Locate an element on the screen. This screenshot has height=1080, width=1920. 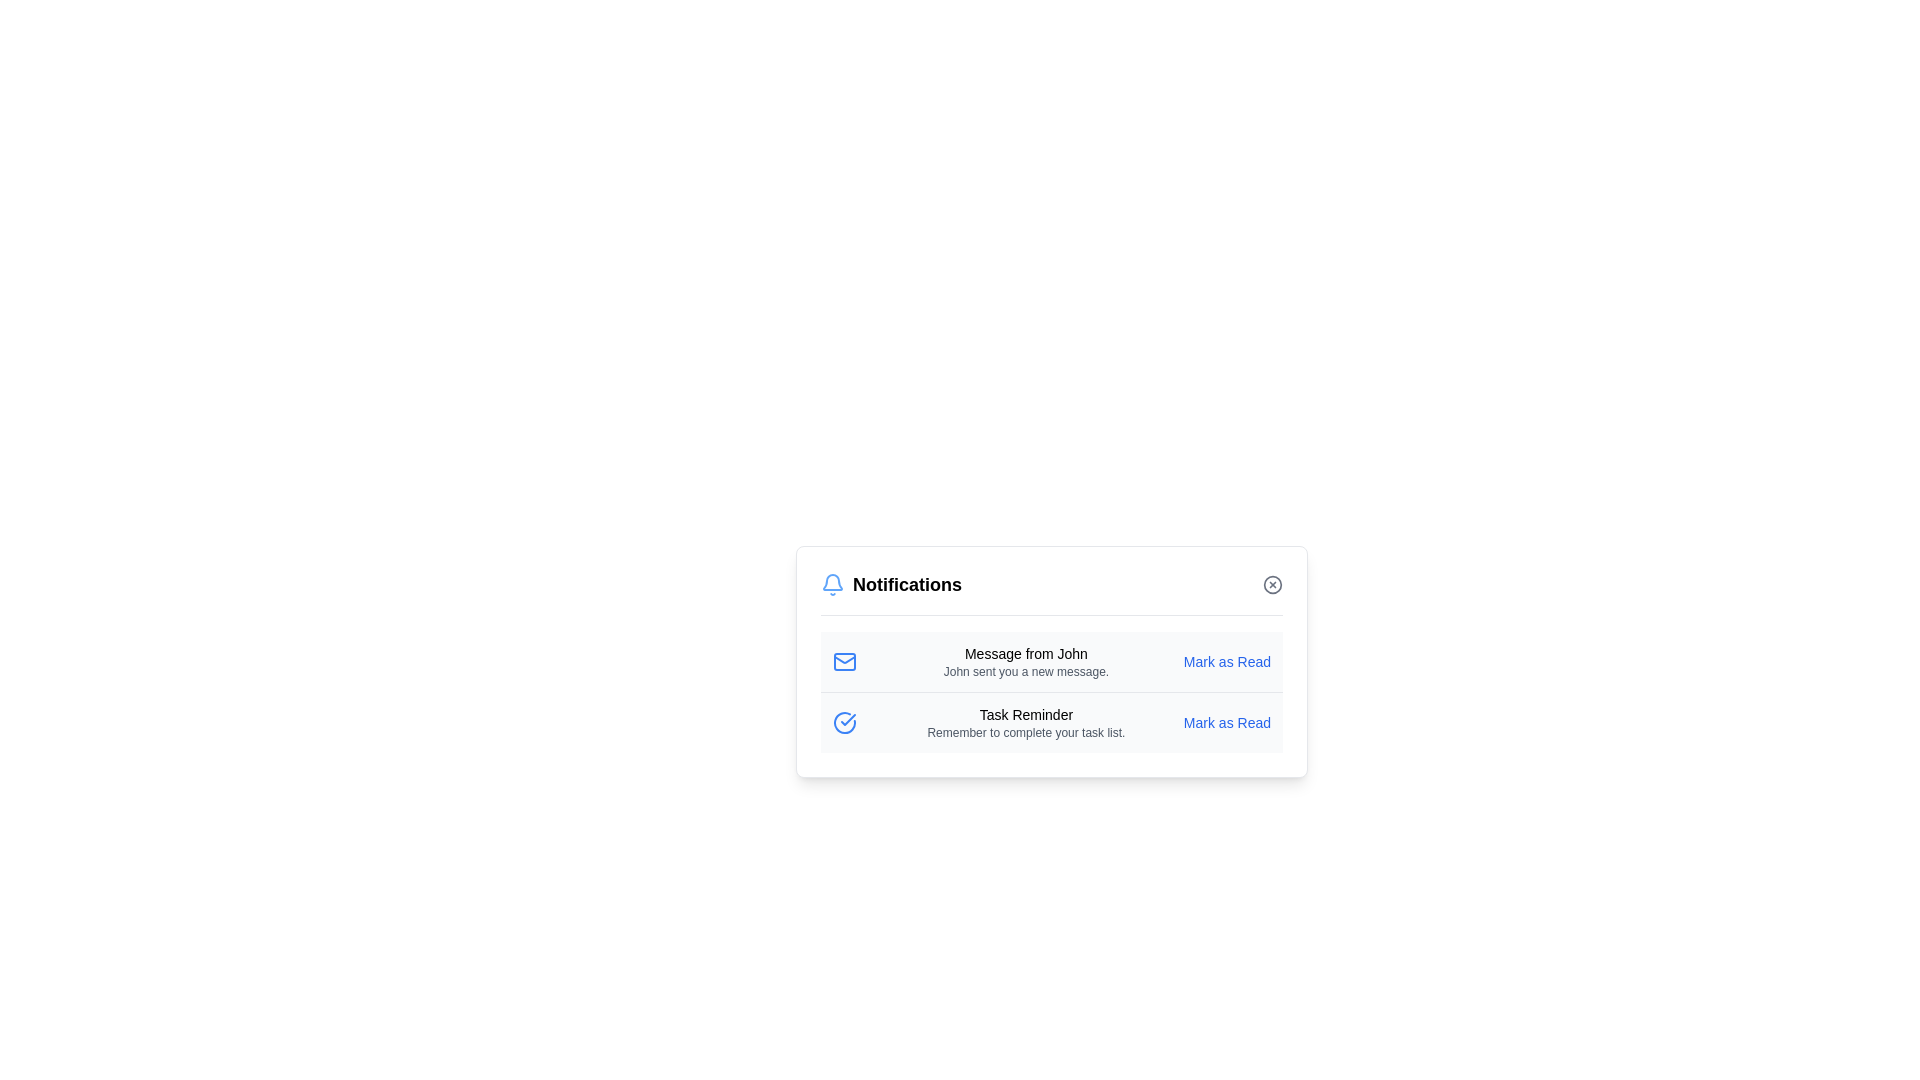
the curved graphical shape that represents the lower part of the blue notification bell icon located at the top-left corner of the notifications panel is located at coordinates (833, 582).